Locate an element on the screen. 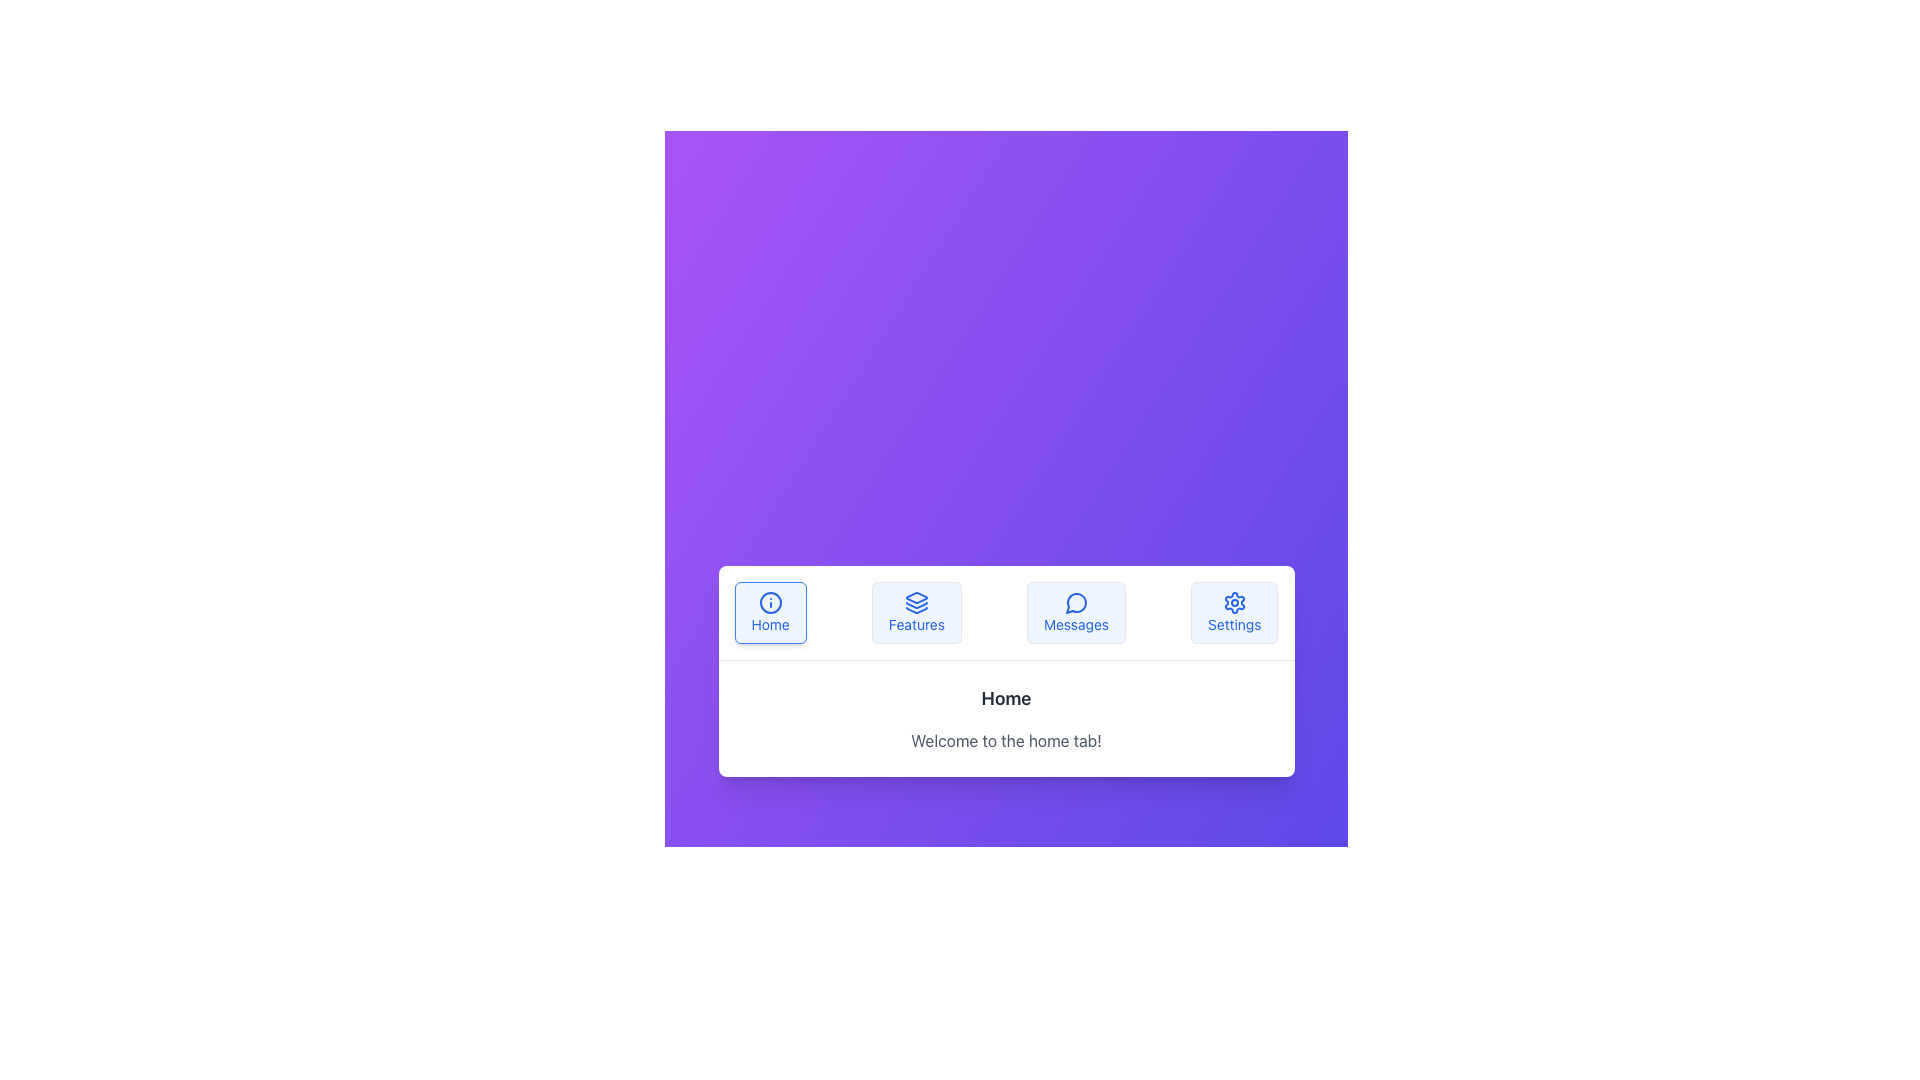 The height and width of the screenshot is (1080, 1920). the gear-shaped icon located in the settings section of the interface is located at coordinates (1233, 601).